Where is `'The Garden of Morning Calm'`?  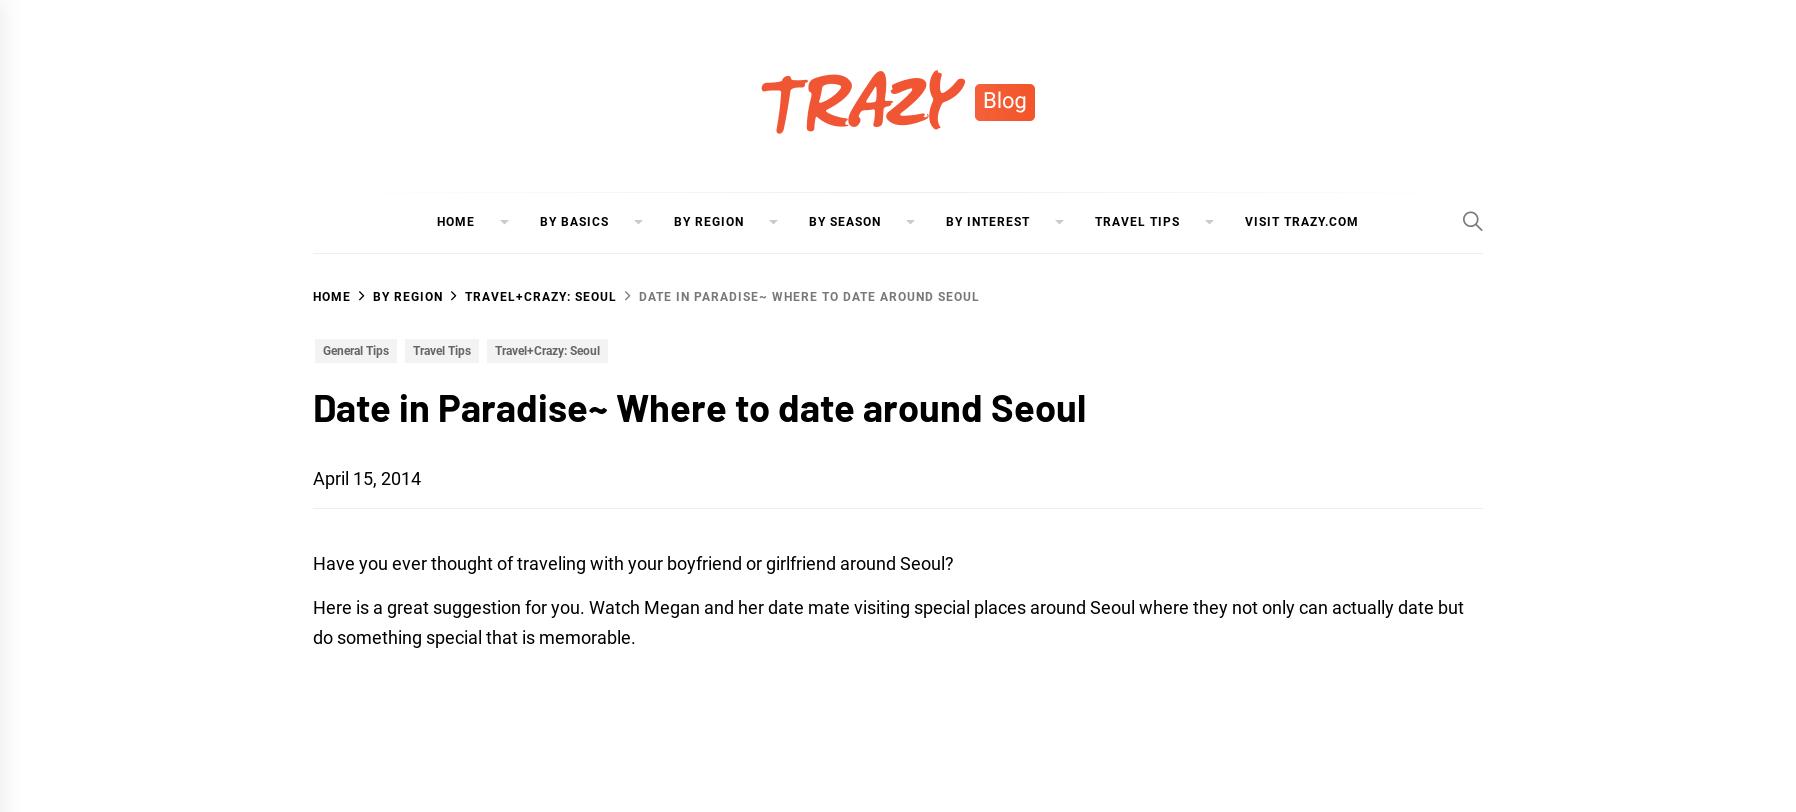
'The Garden of Morning Calm' is located at coordinates (1181, 352).